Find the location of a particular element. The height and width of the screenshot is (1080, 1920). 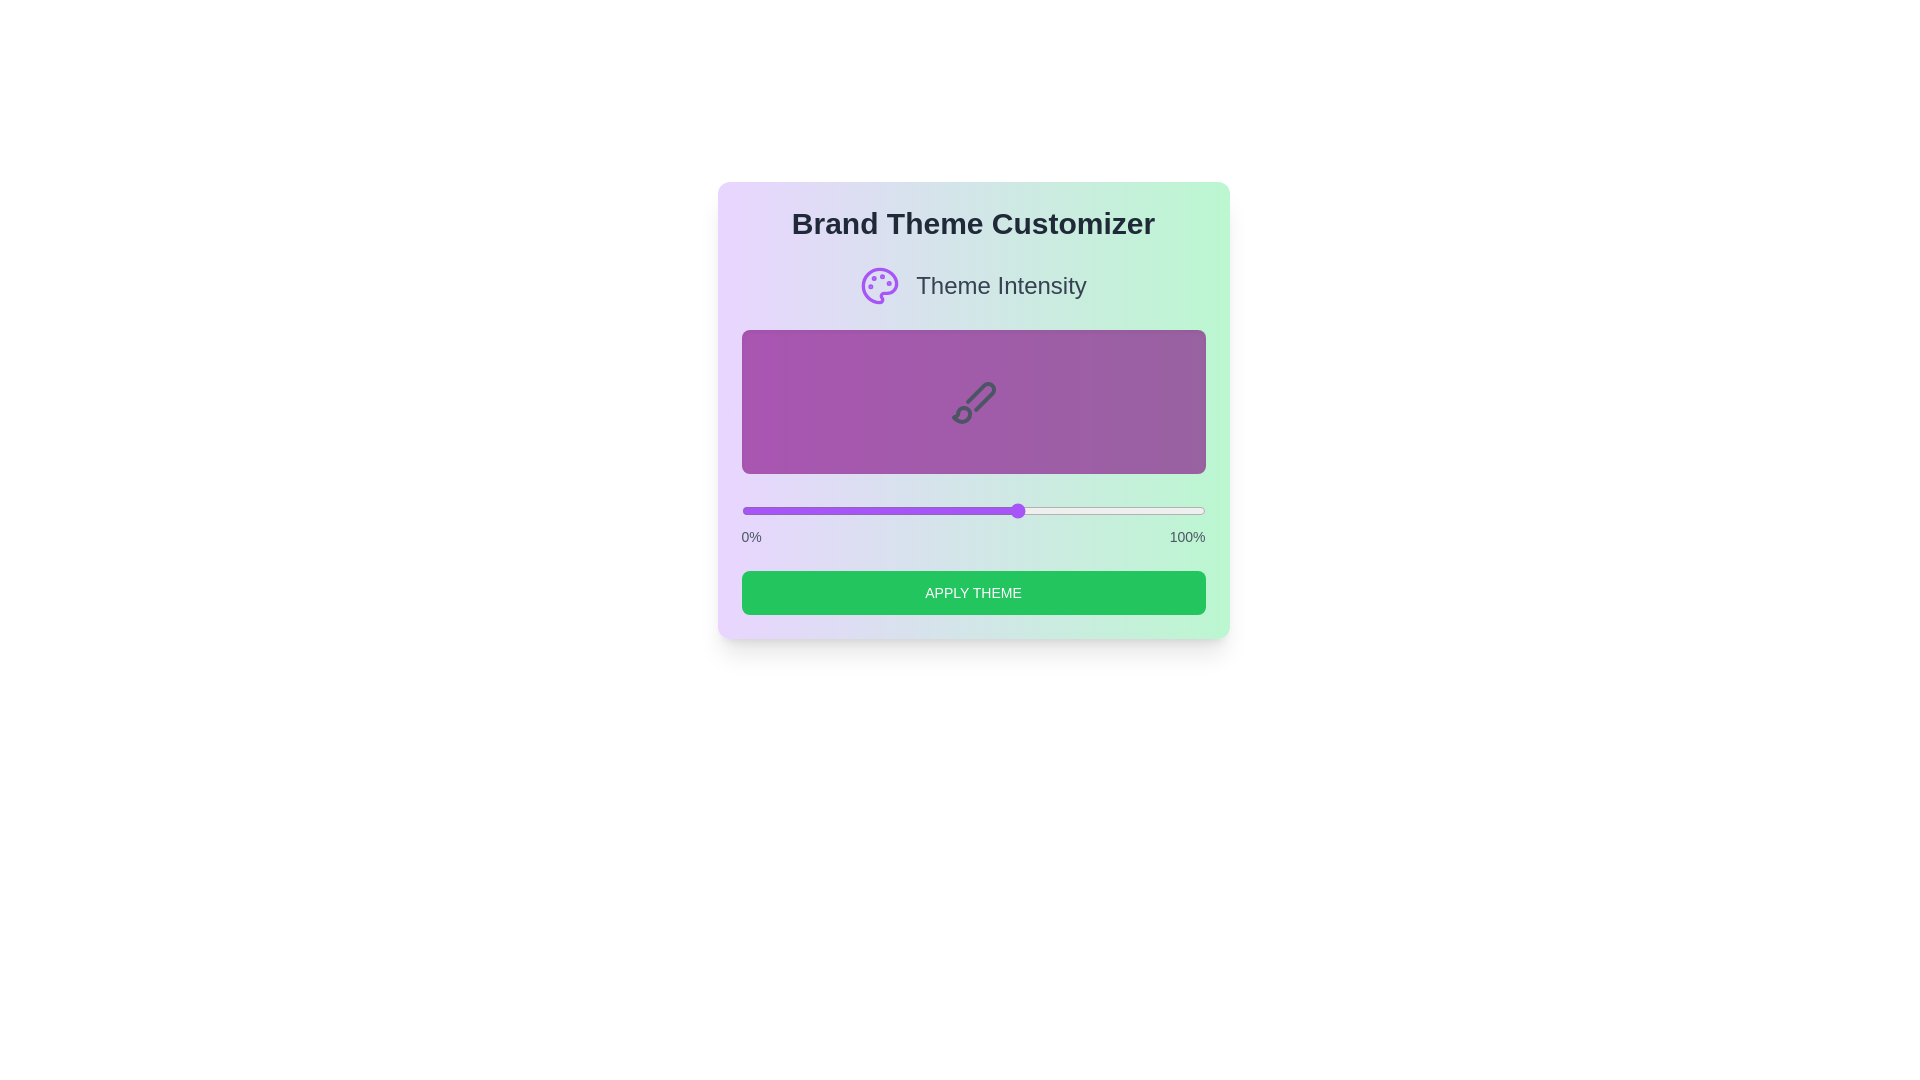

the theme intensity slider to 36% to view the corresponding theme preview is located at coordinates (907, 509).